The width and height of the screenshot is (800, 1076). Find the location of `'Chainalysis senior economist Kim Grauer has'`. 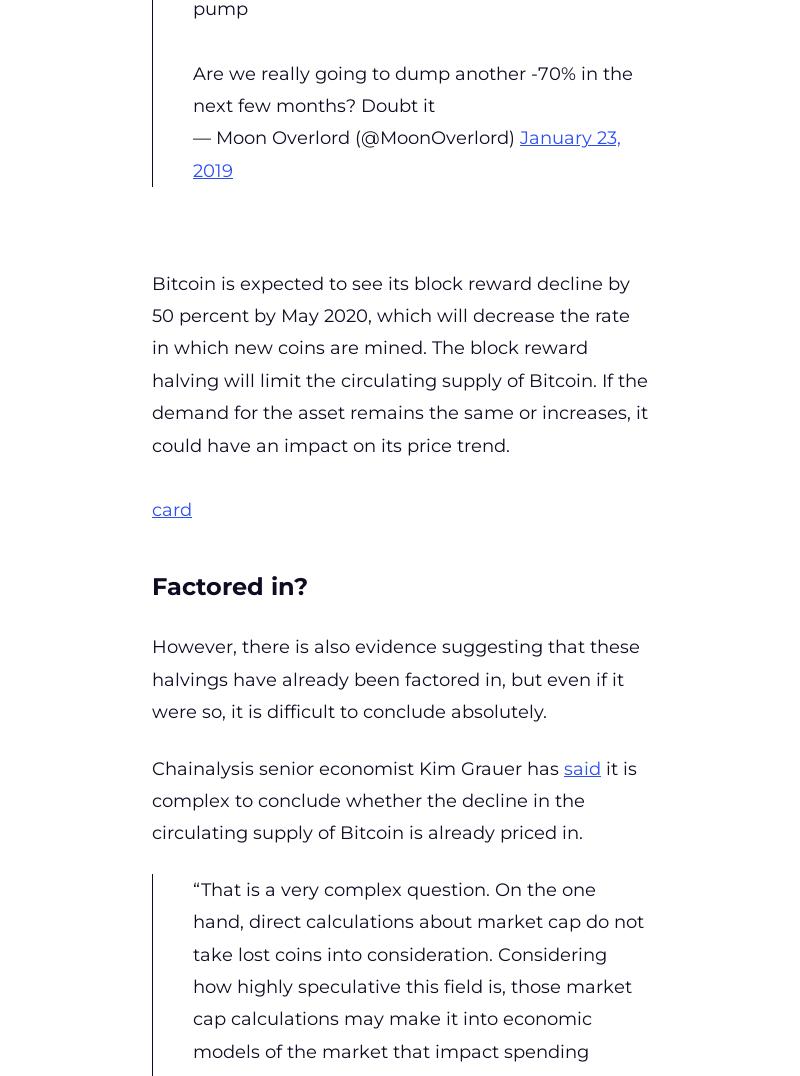

'Chainalysis senior economist Kim Grauer has' is located at coordinates (358, 768).